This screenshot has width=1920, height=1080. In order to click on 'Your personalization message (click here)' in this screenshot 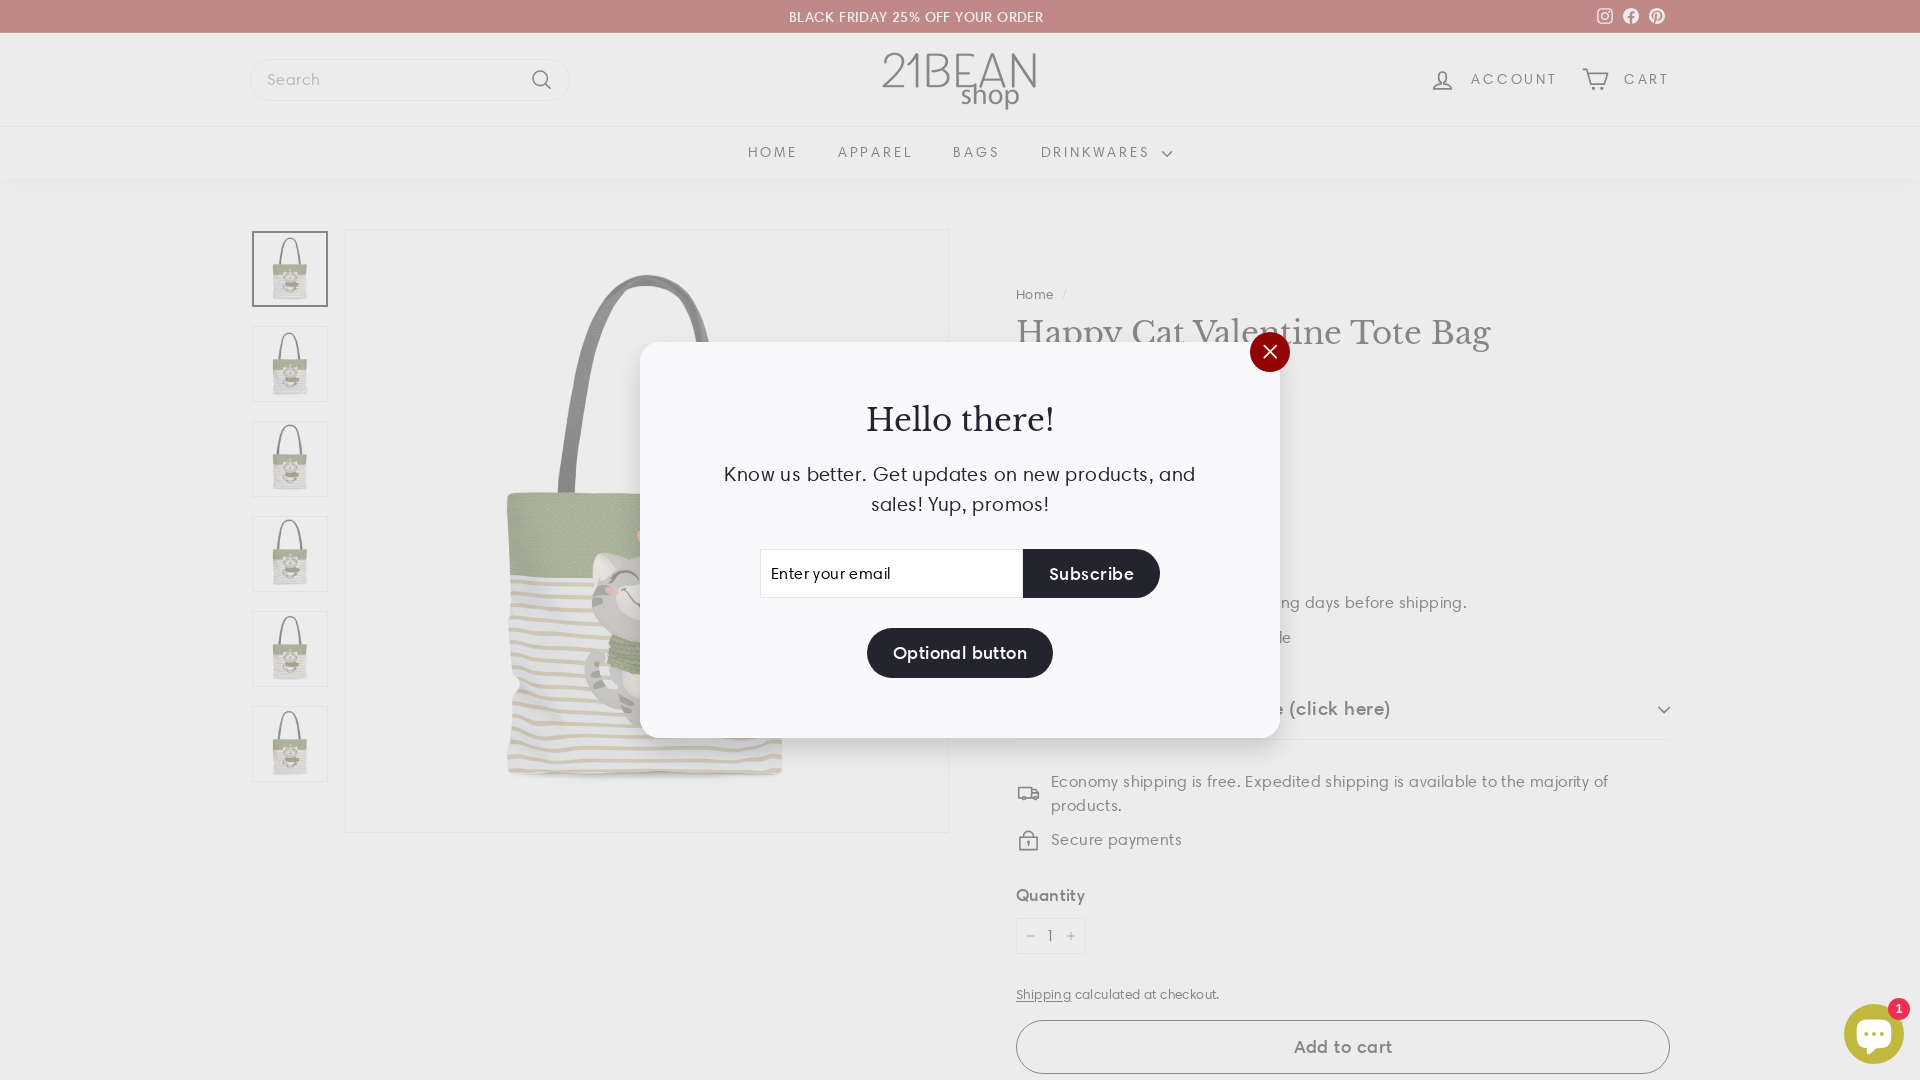, I will do `click(1343, 708)`.